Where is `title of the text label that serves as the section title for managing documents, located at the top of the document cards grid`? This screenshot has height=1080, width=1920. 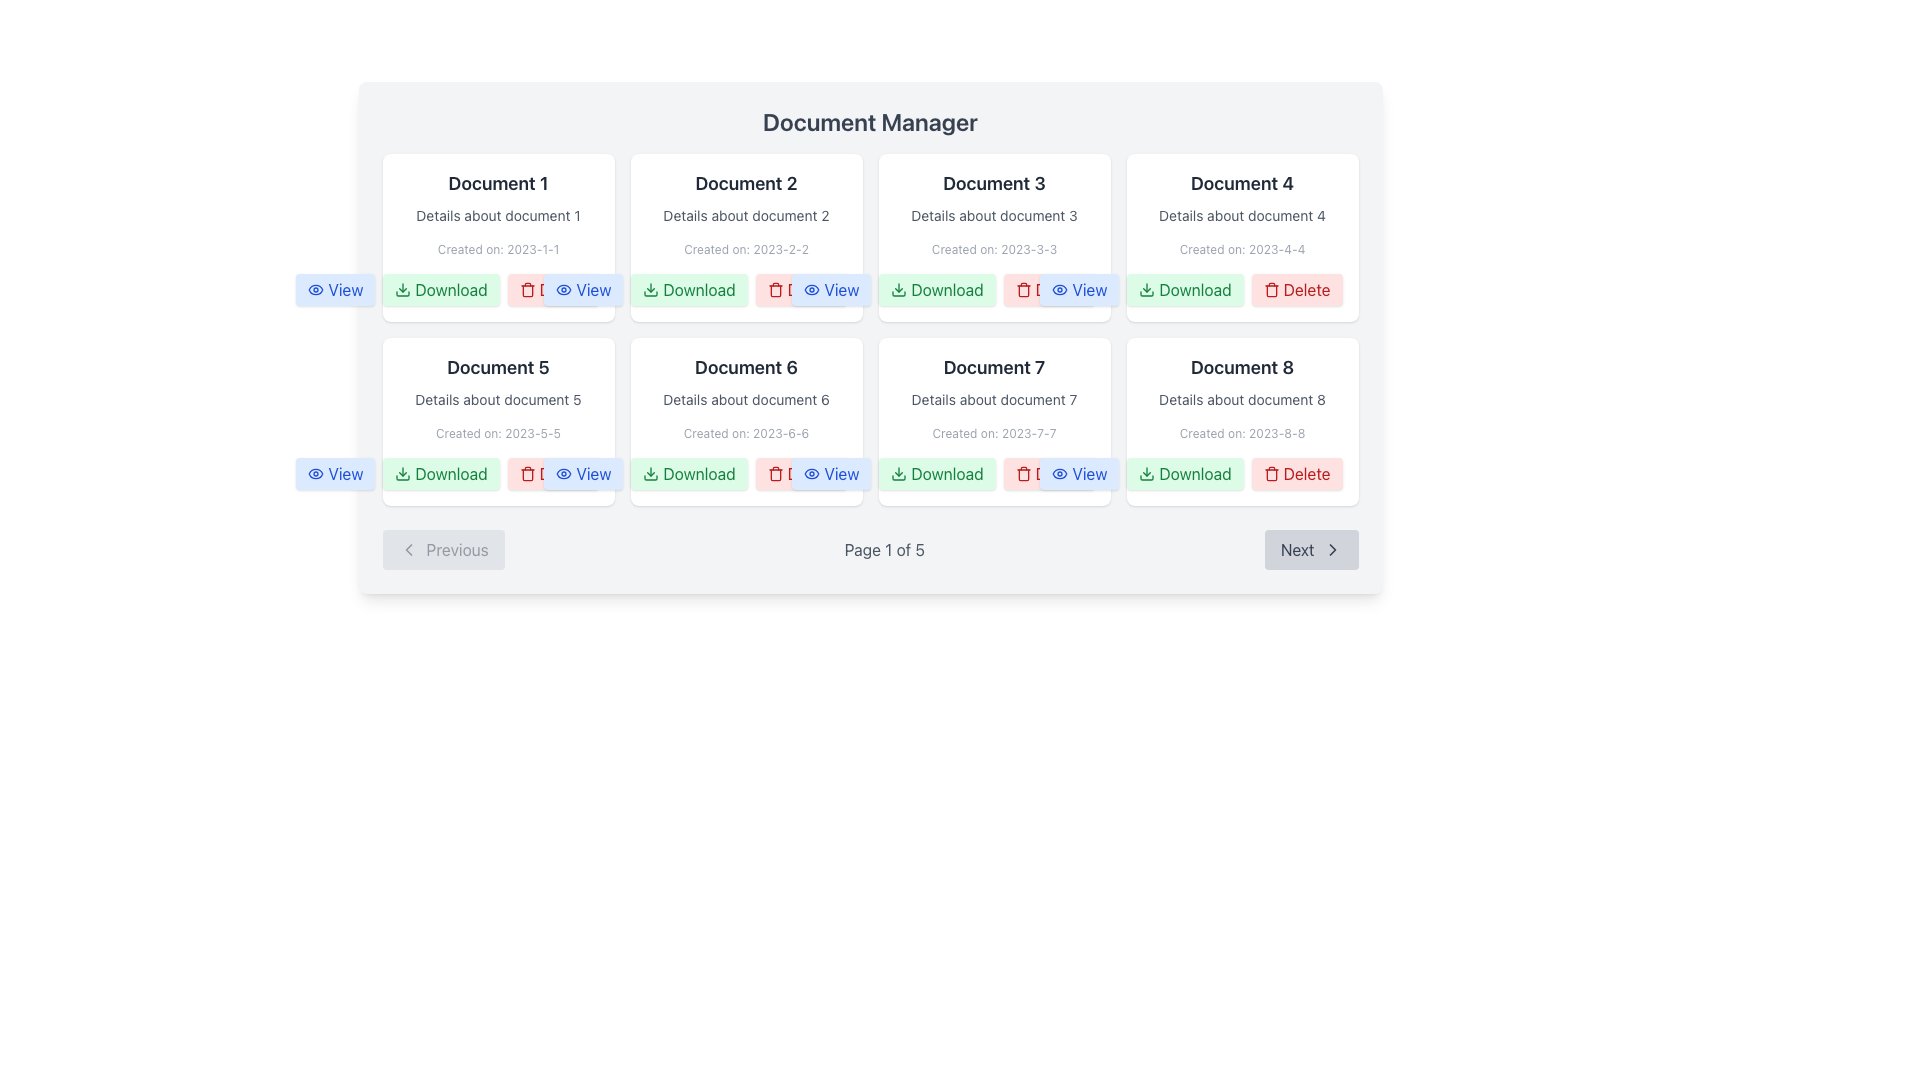 title of the text label that serves as the section title for managing documents, located at the top of the document cards grid is located at coordinates (870, 122).